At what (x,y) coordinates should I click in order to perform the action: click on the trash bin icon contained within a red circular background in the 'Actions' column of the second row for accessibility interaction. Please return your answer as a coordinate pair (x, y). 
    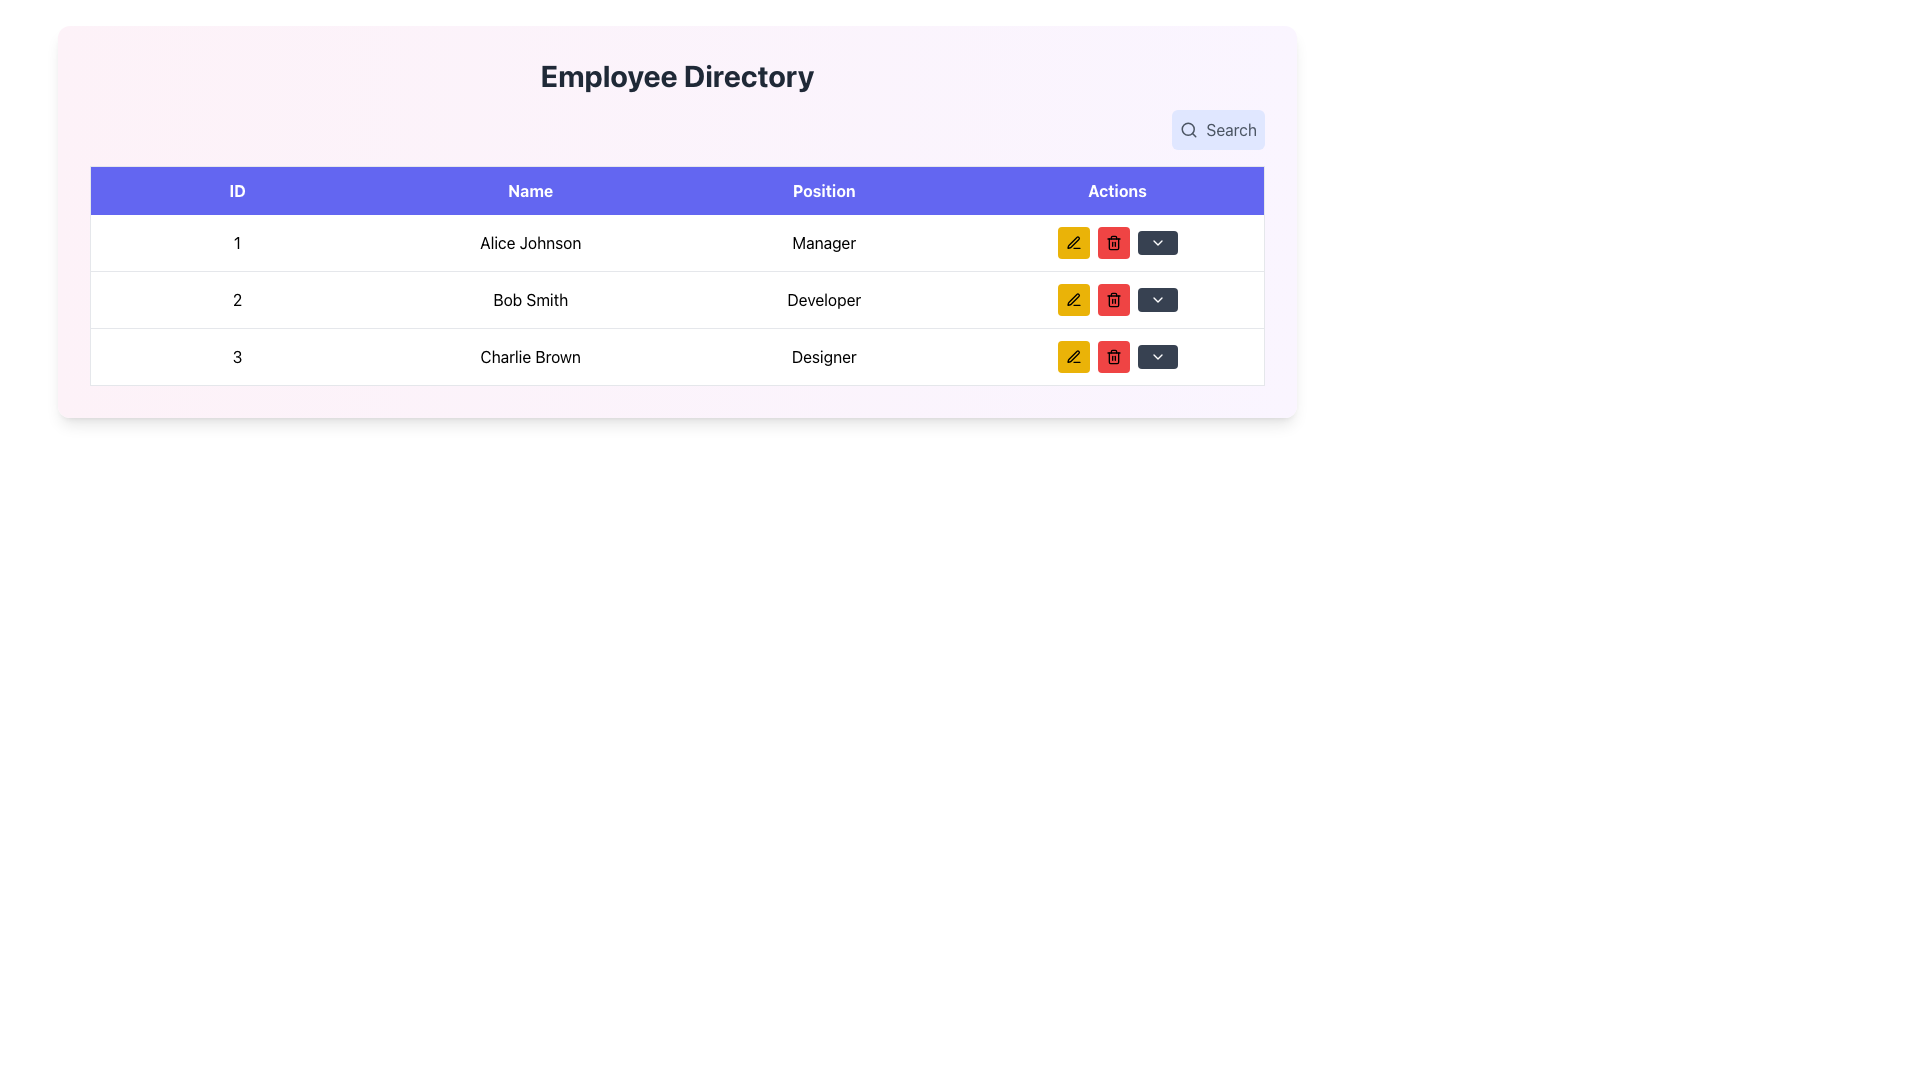
    Looking at the image, I should click on (1112, 356).